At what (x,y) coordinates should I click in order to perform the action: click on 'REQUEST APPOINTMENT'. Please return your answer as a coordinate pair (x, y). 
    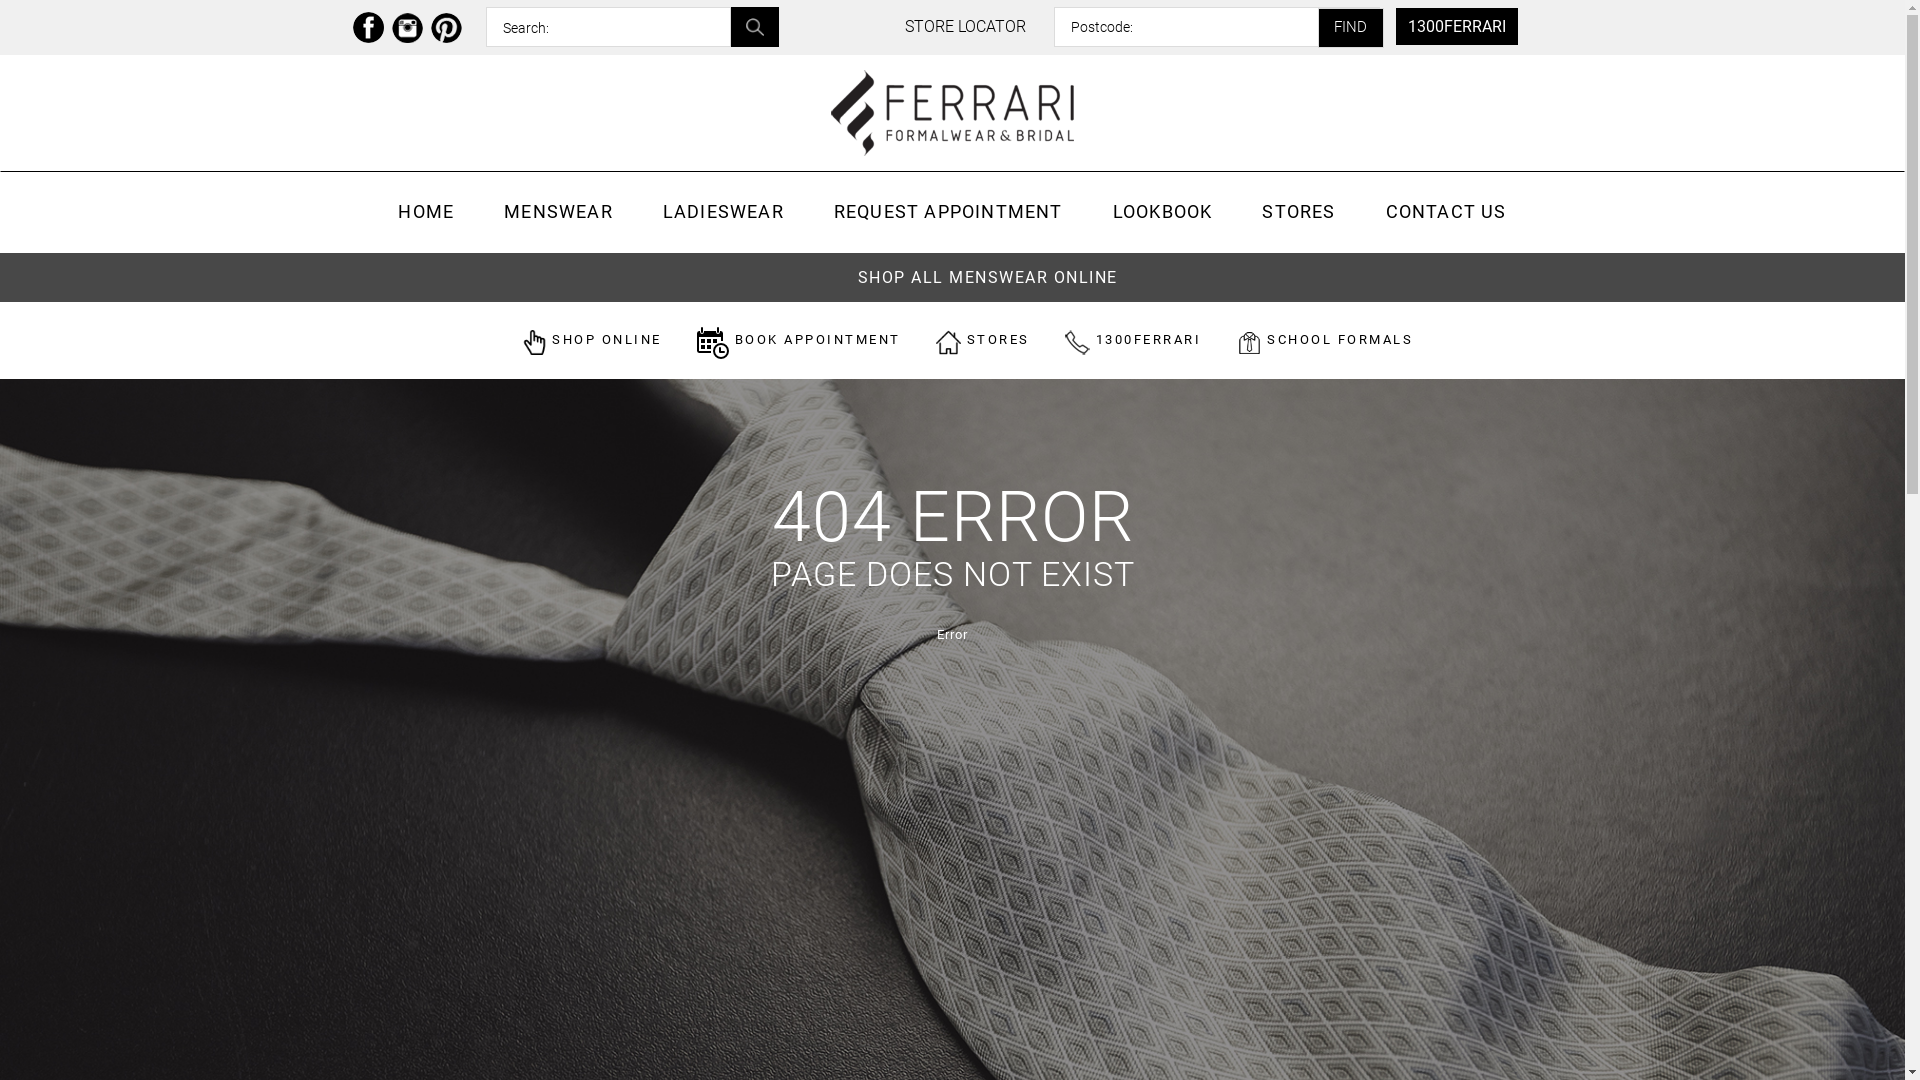
    Looking at the image, I should click on (947, 212).